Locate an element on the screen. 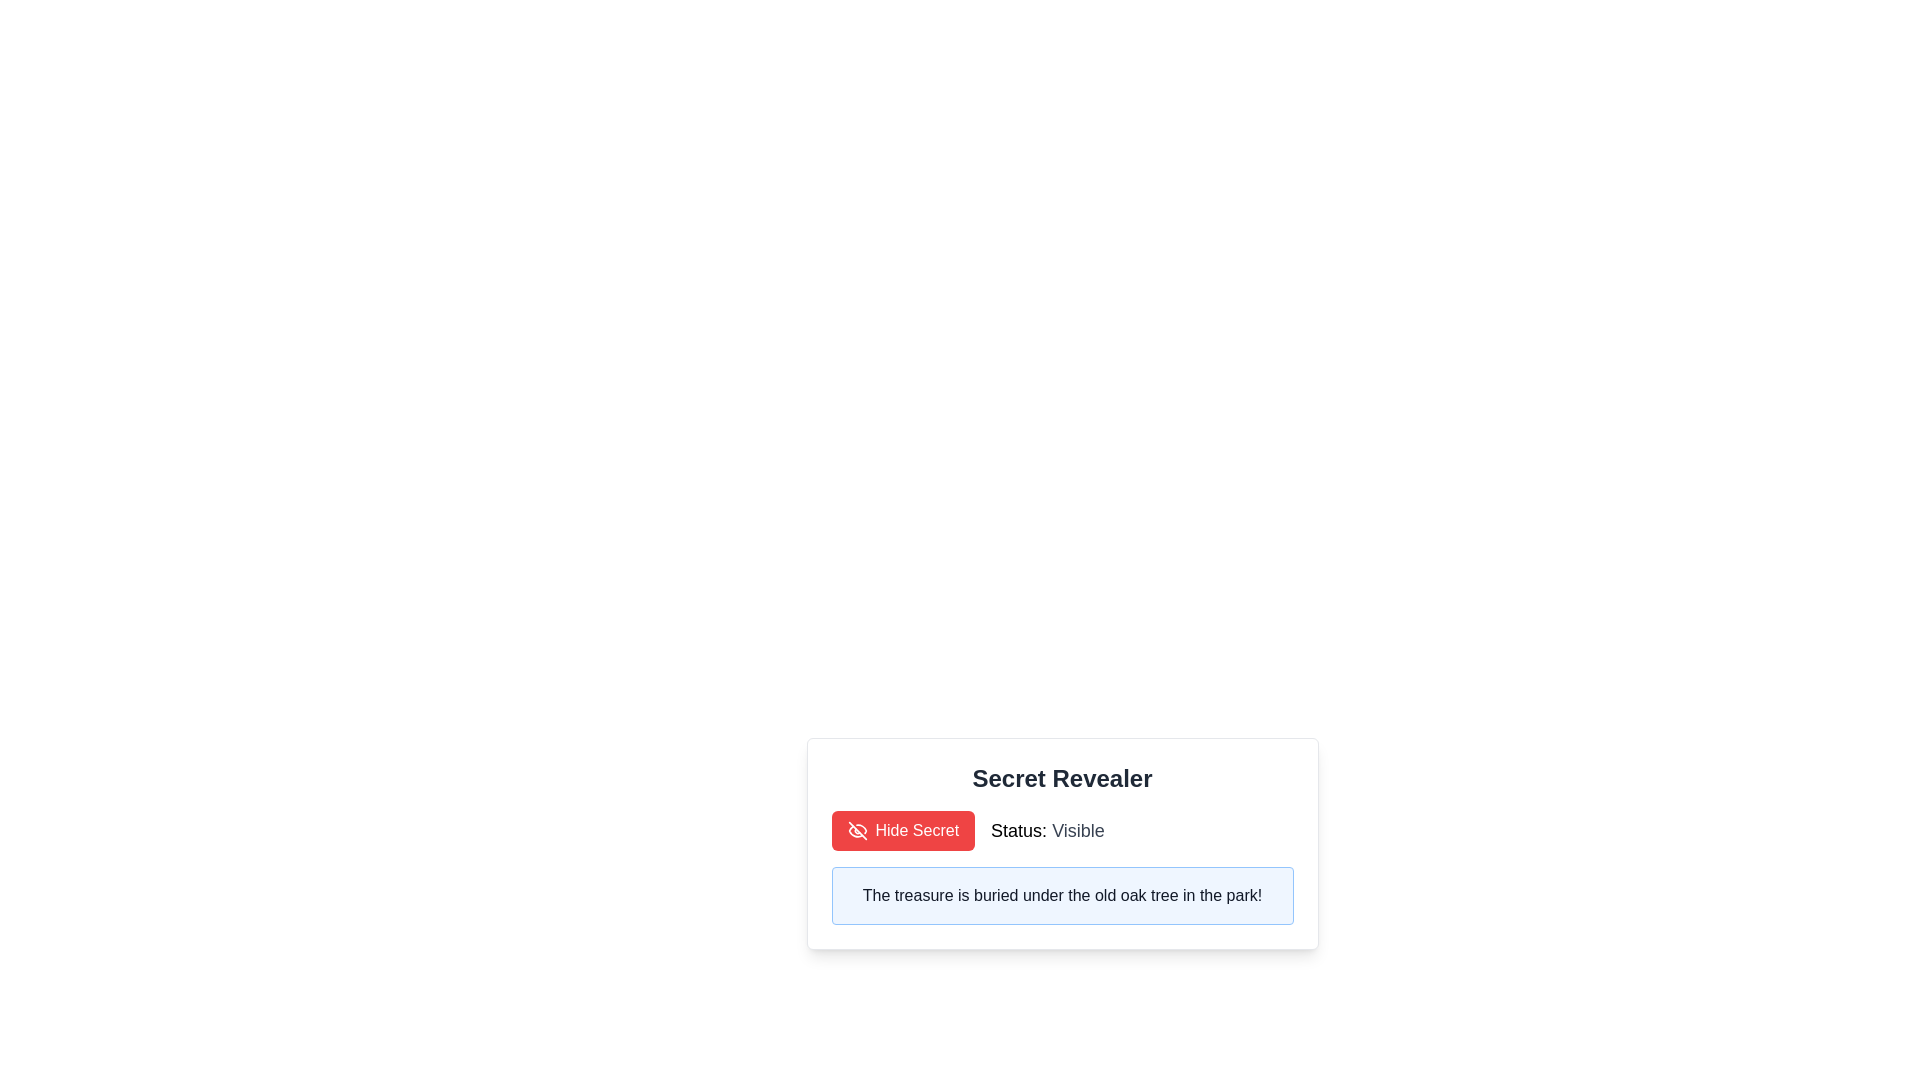 The image size is (1920, 1080). the text label displaying 'Status: Visible', which is located to the right of the 'Hide Secret' button in a horizontal layout is located at coordinates (1046, 830).